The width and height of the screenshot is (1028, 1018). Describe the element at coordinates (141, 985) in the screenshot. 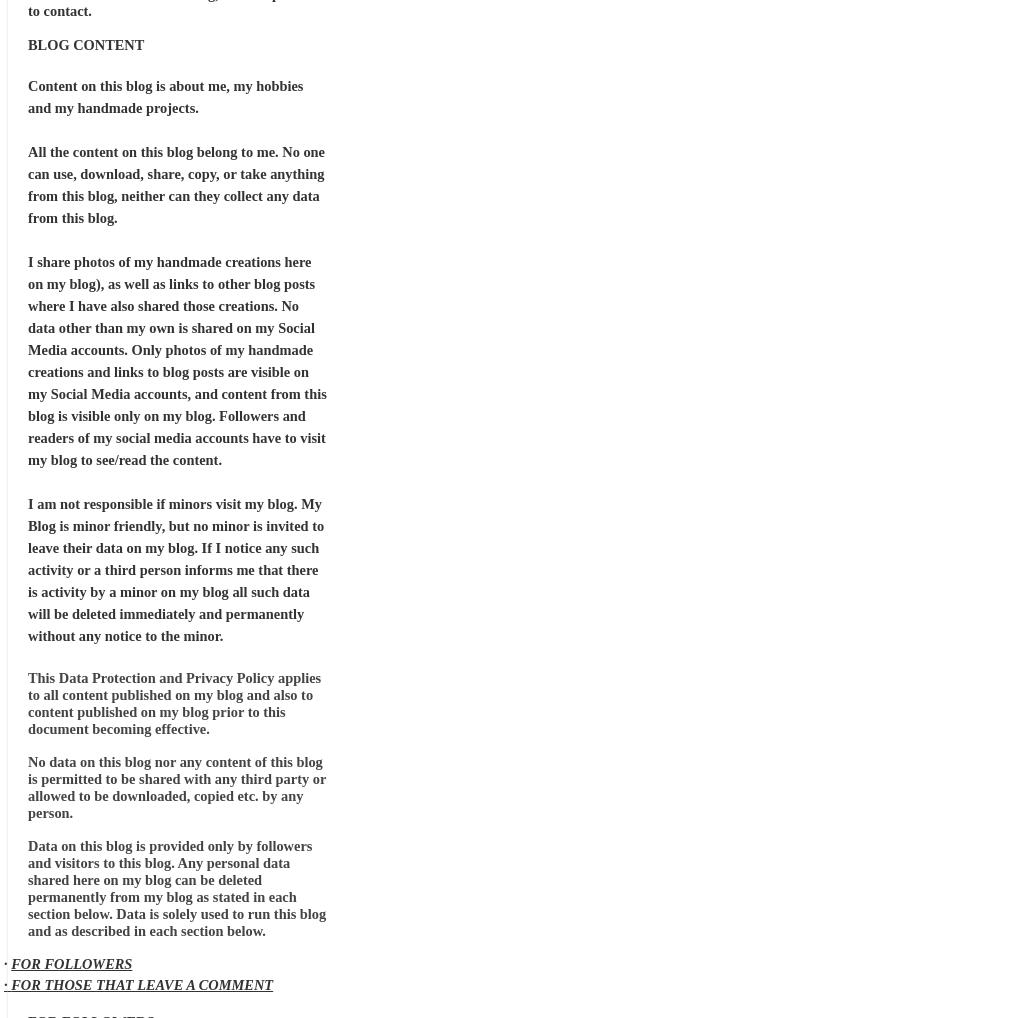

I see `'FOR THOSE THAT LEAVE A COMMENT'` at that location.